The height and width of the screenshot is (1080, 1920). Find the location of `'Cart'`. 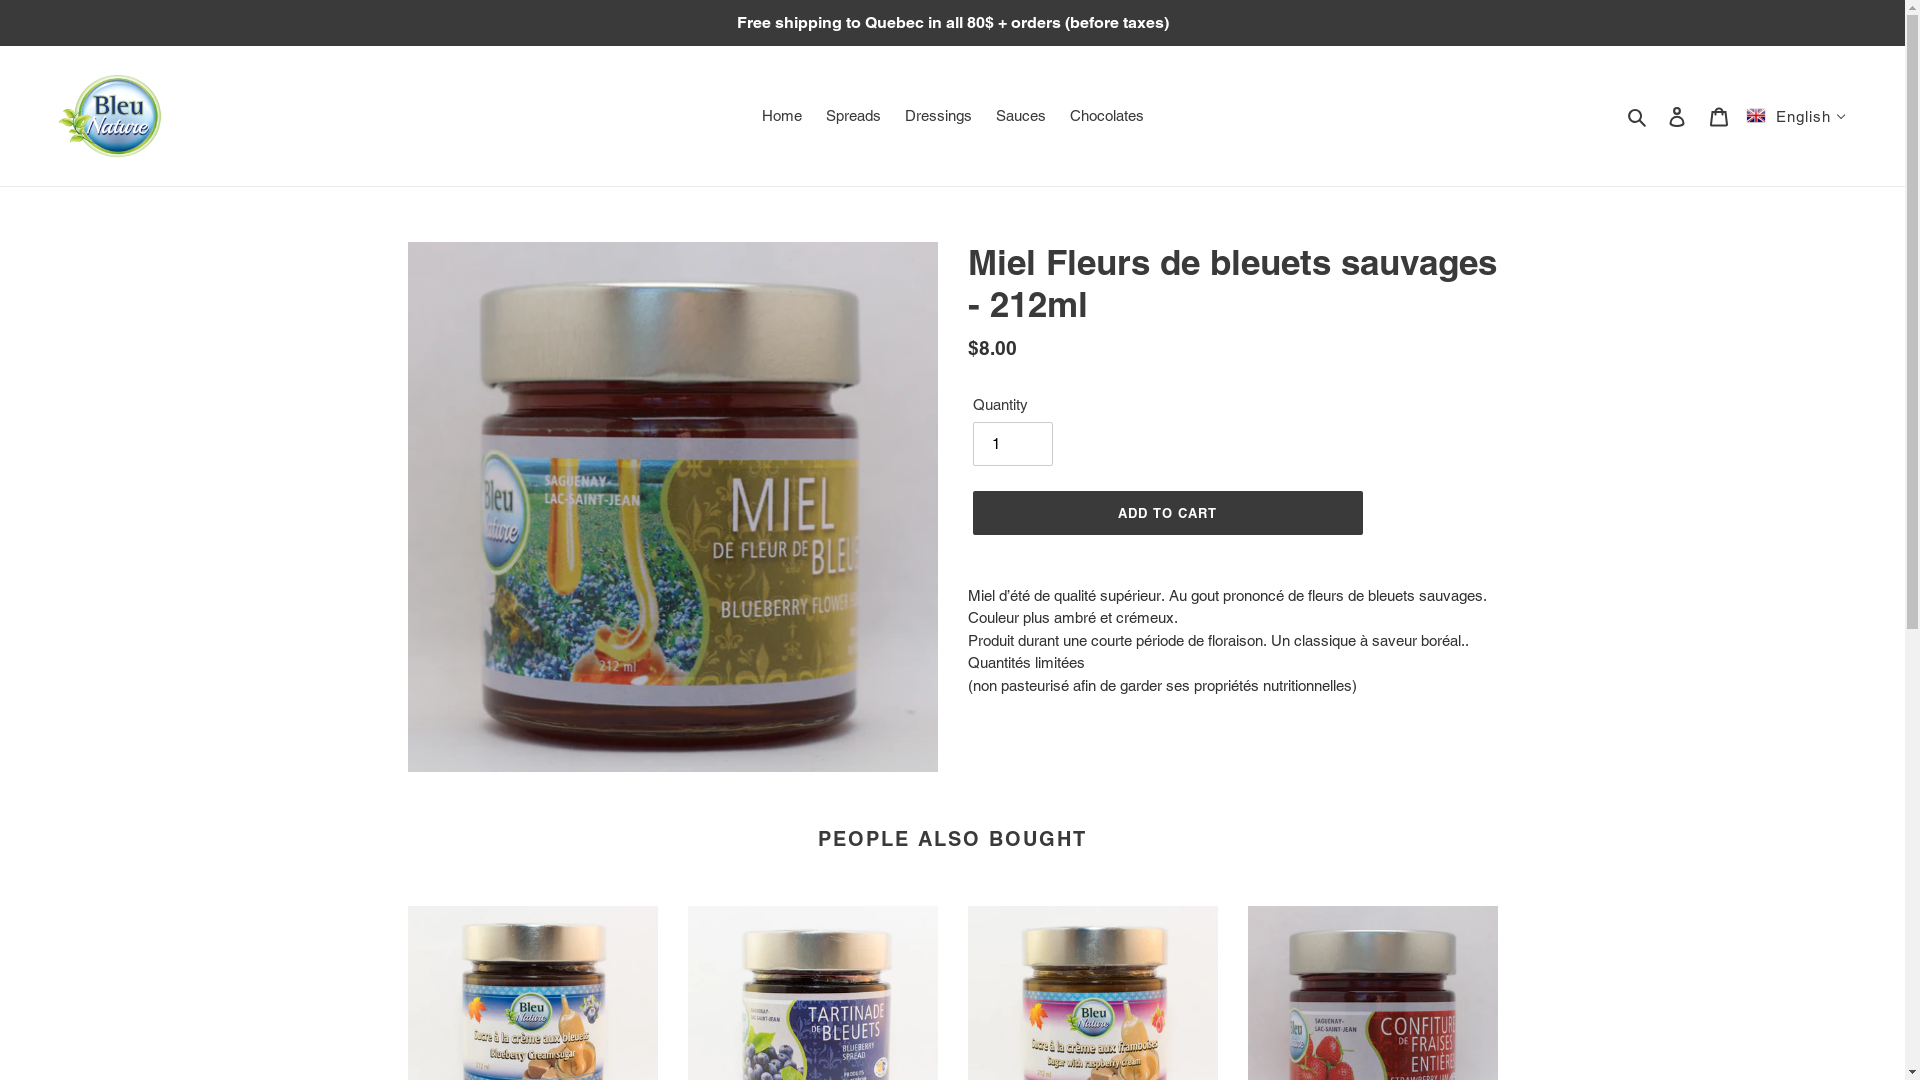

'Cart' is located at coordinates (1717, 116).